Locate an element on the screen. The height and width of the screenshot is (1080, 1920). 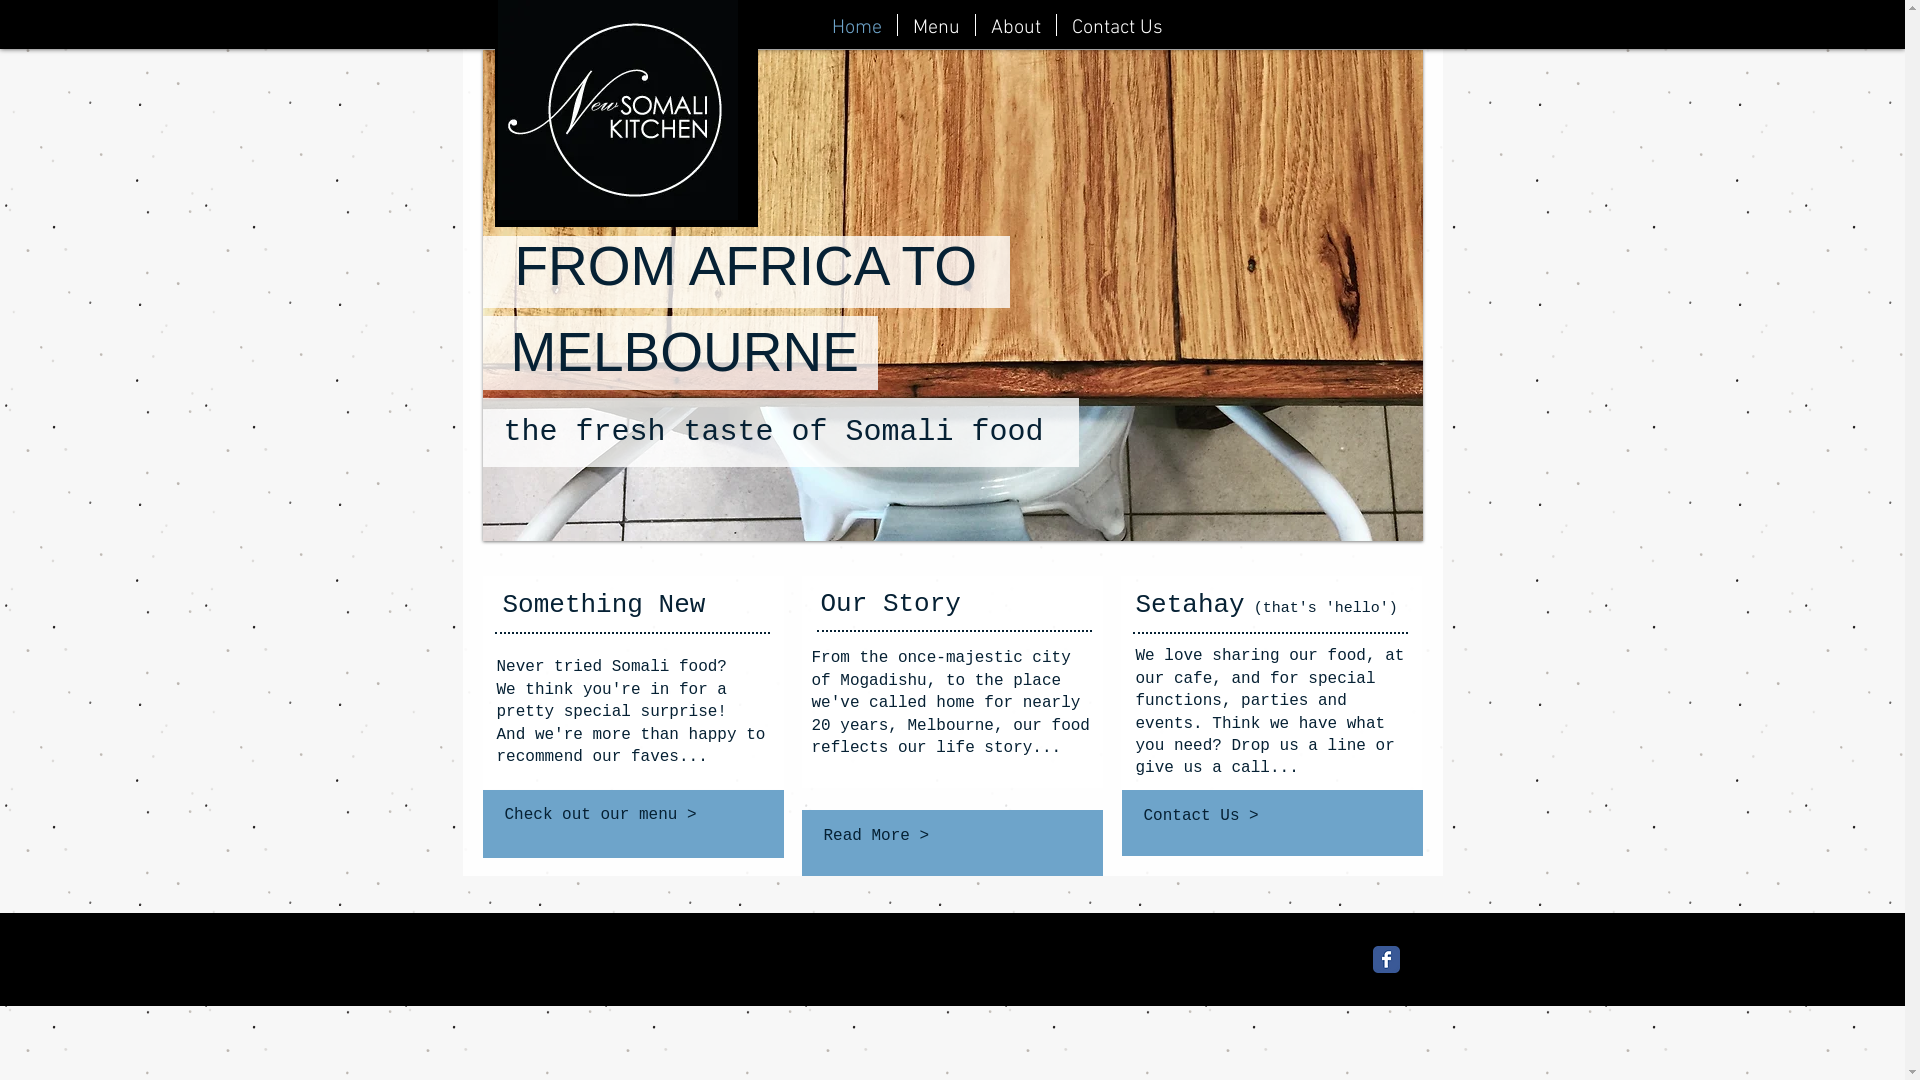
'Read More >' is located at coordinates (949, 836).